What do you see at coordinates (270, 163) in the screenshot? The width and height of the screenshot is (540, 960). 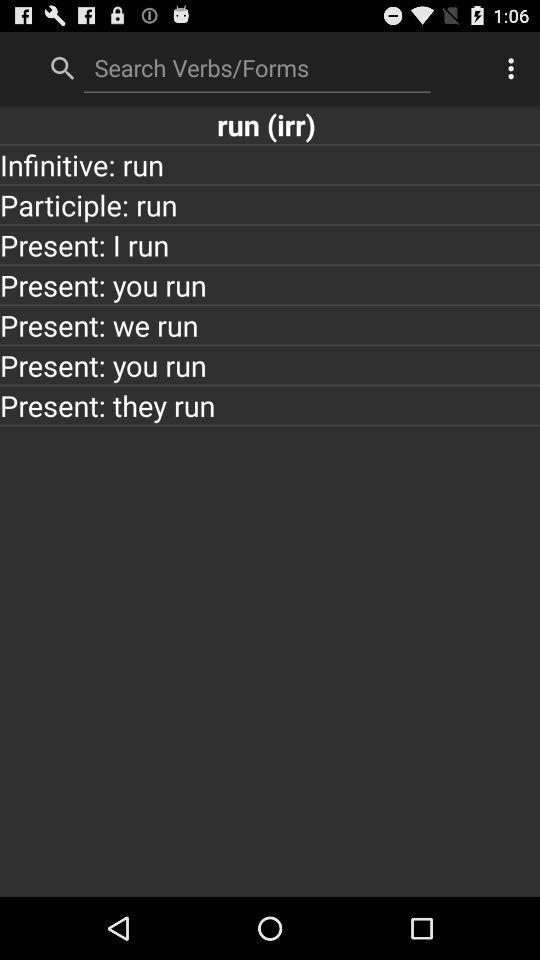 I see `the infinitive: run item` at bounding box center [270, 163].